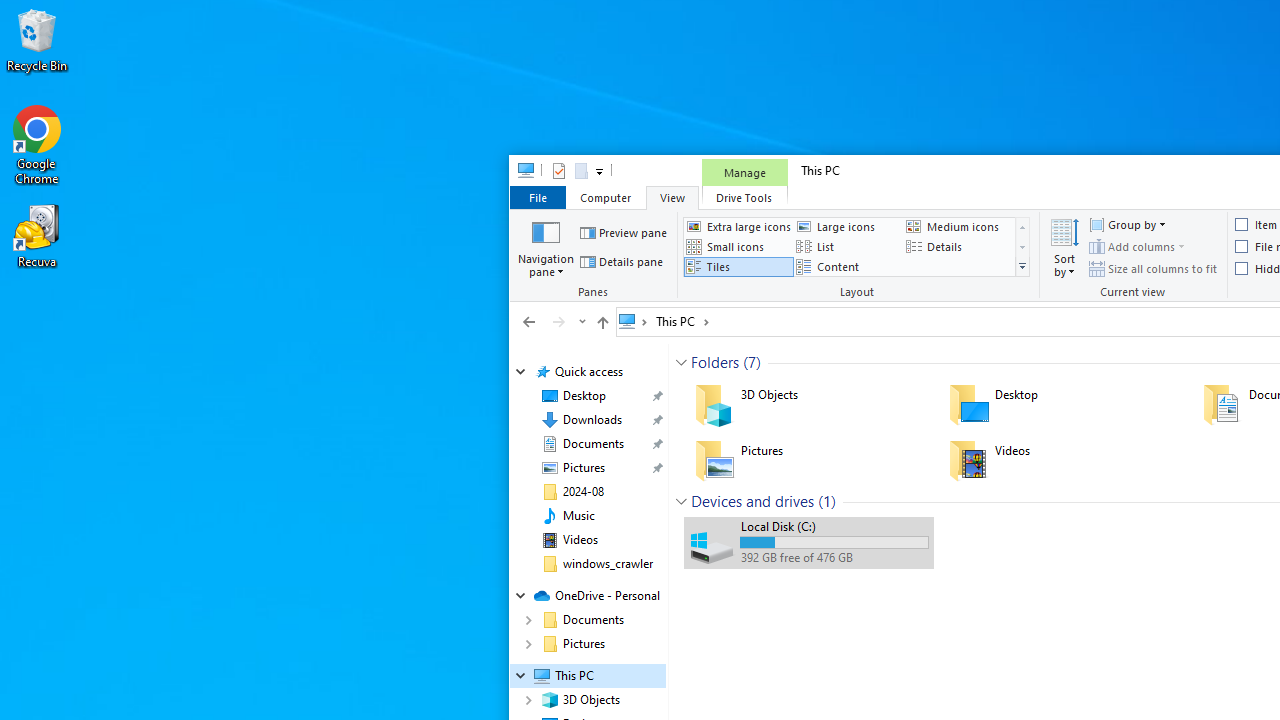  Describe the element at coordinates (848, 266) in the screenshot. I see `'Content'` at that location.